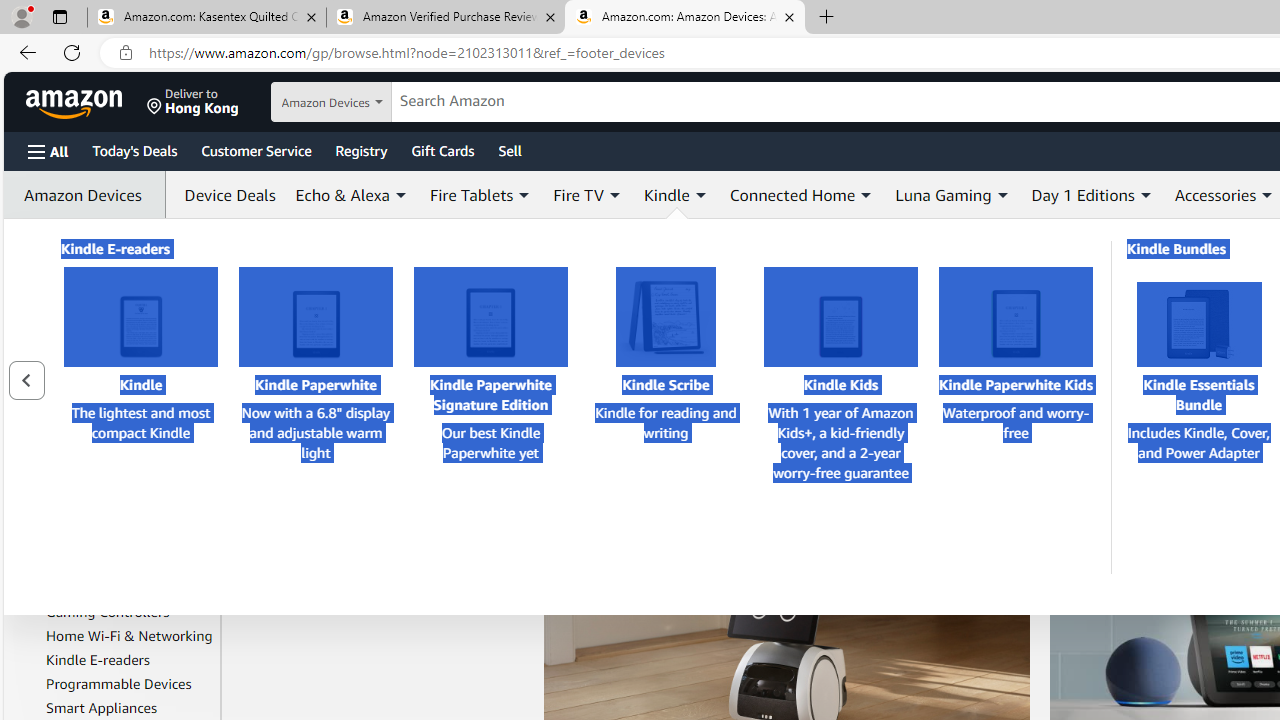  Describe the element at coordinates (441, 149) in the screenshot. I see `'Gift Cards'` at that location.